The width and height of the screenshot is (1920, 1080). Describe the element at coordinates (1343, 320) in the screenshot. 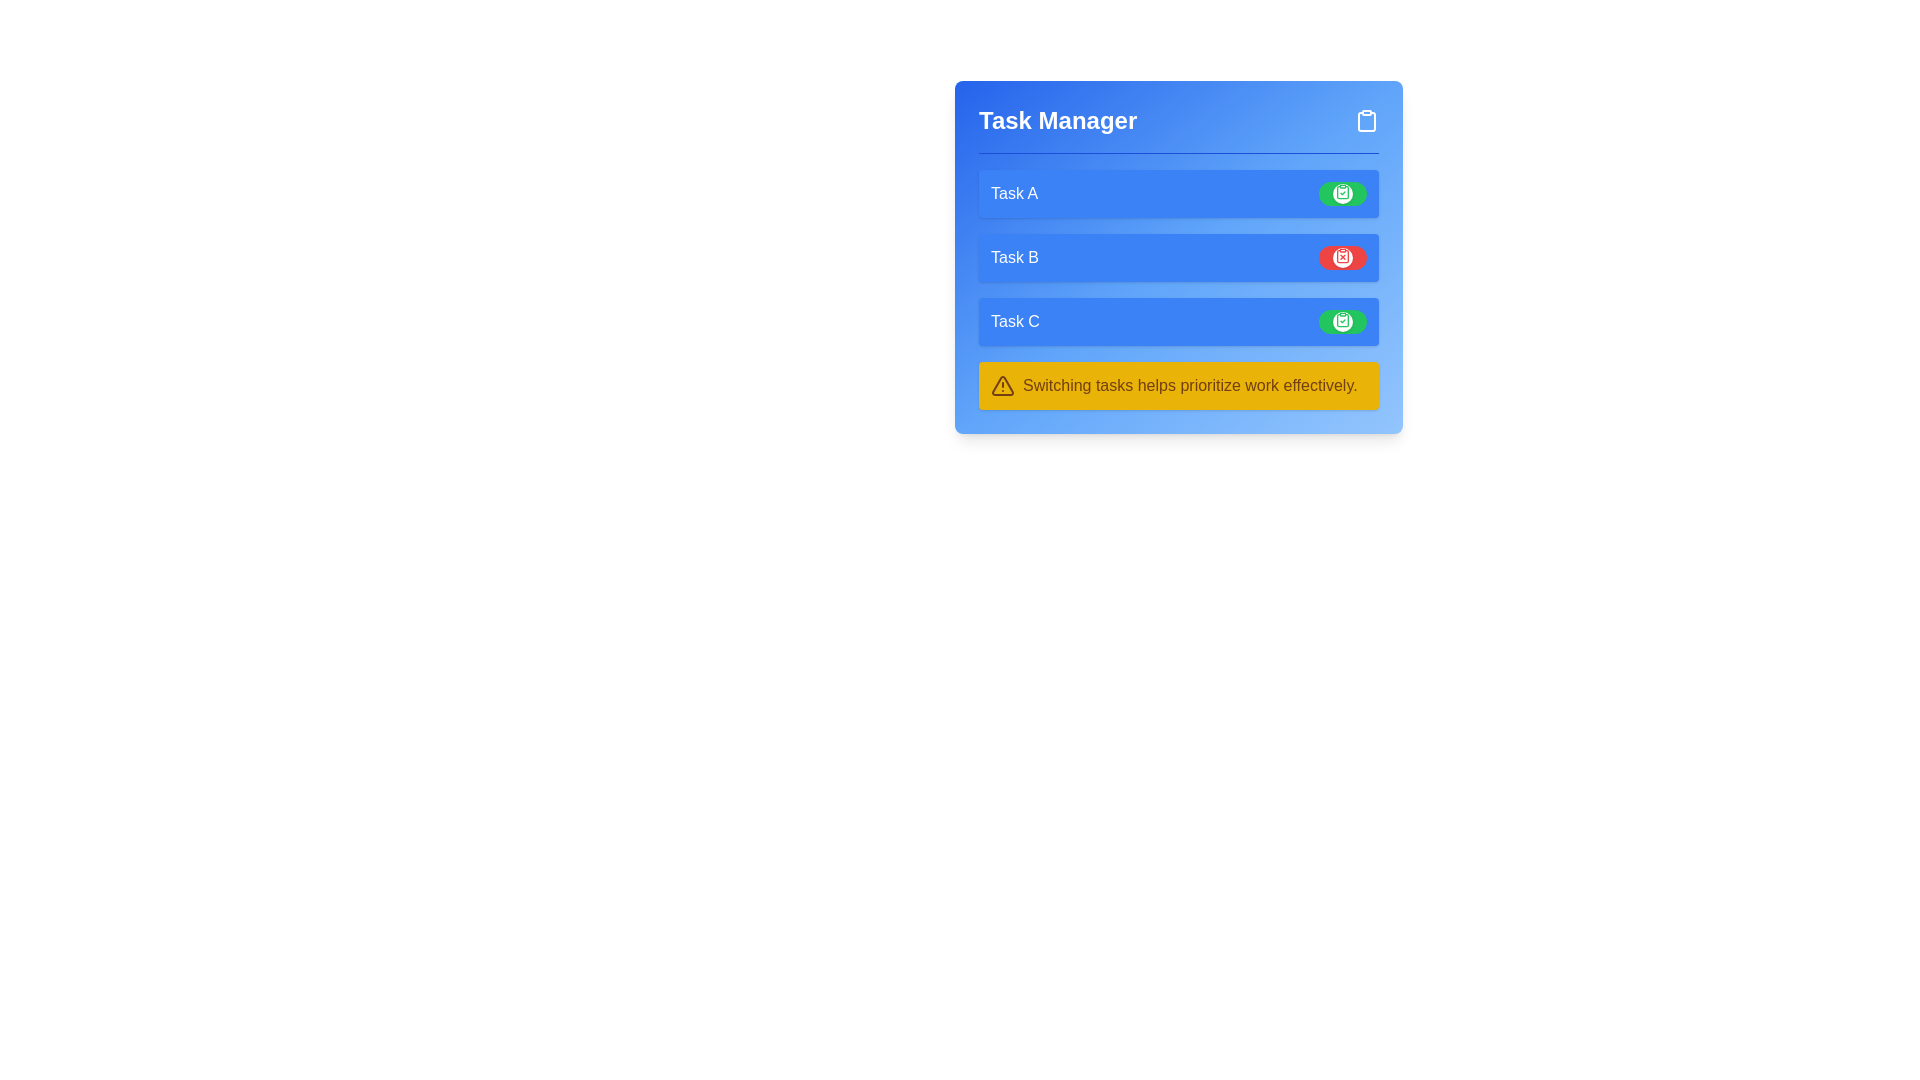

I see `the toggle switch with a green rounded background and a white circular knob, located on the right side of the 'Task C' row` at that location.